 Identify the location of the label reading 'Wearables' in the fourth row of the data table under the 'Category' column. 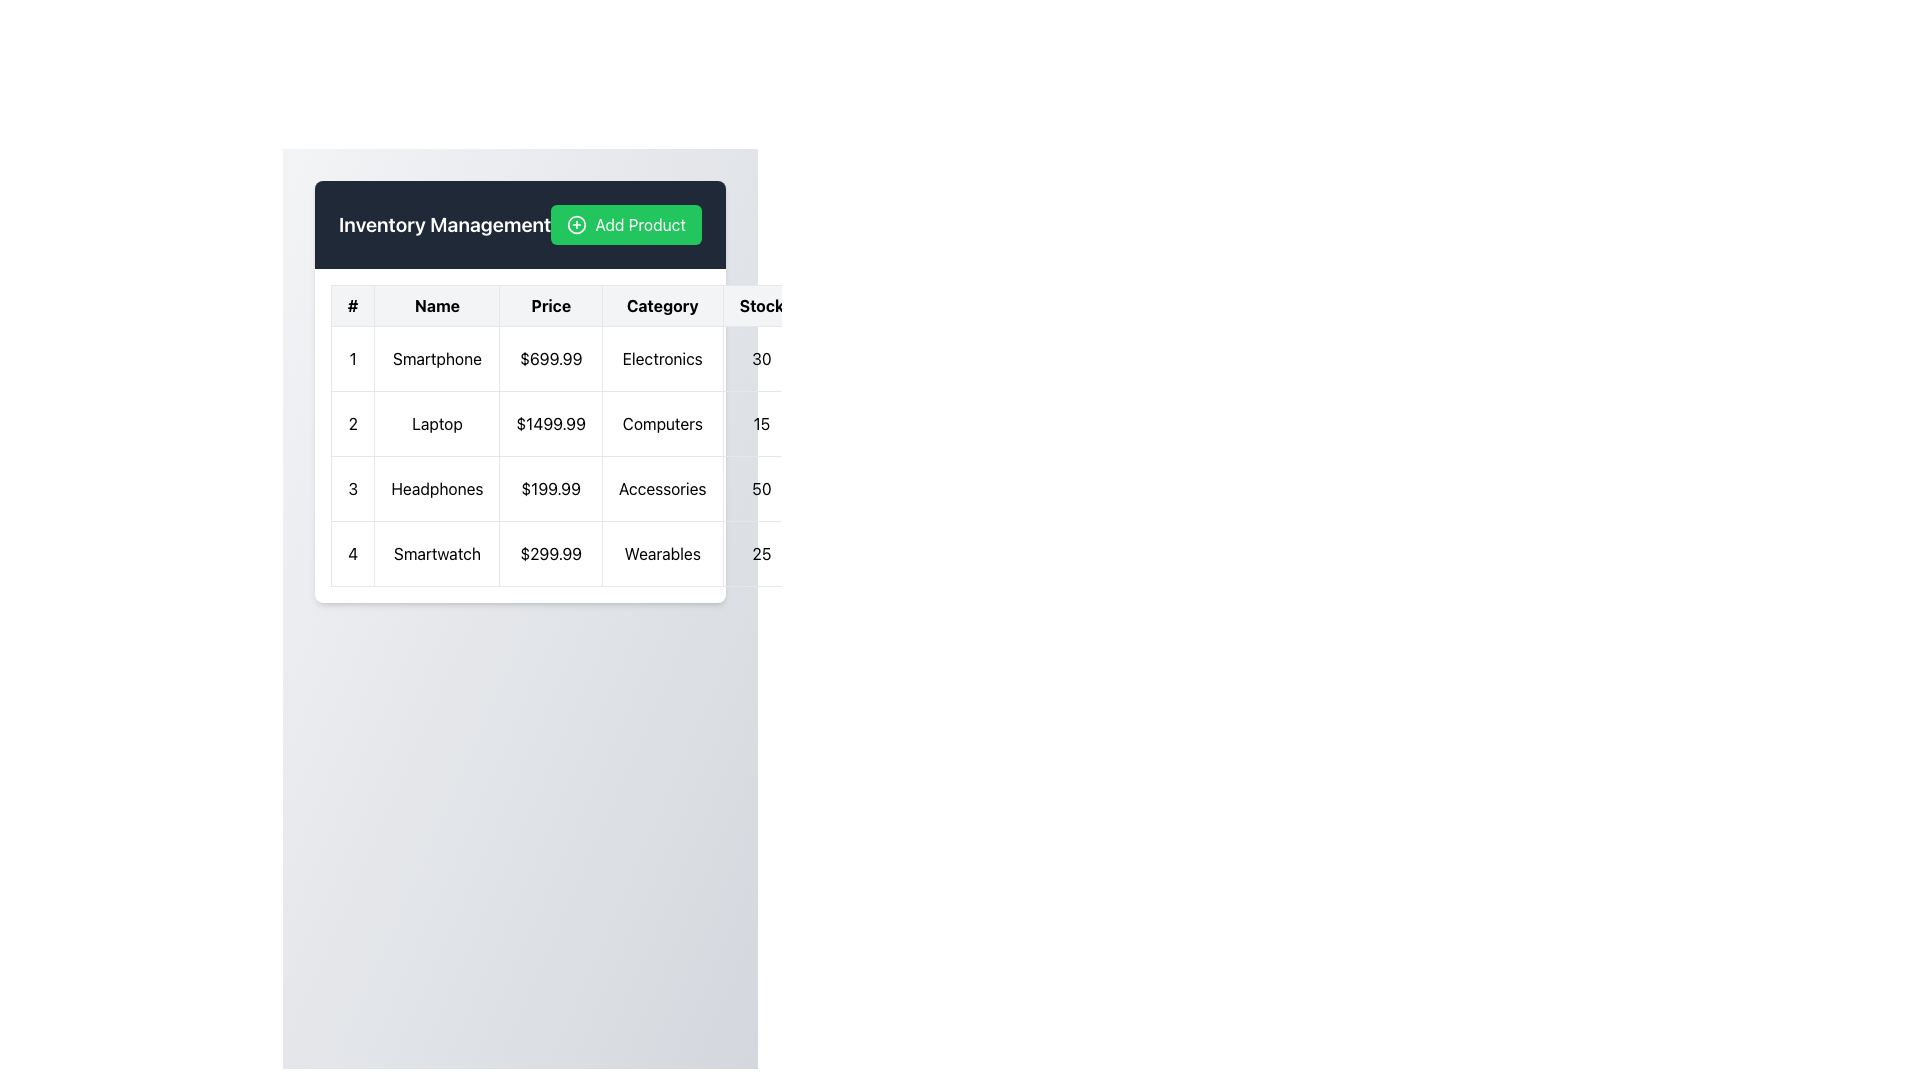
(662, 554).